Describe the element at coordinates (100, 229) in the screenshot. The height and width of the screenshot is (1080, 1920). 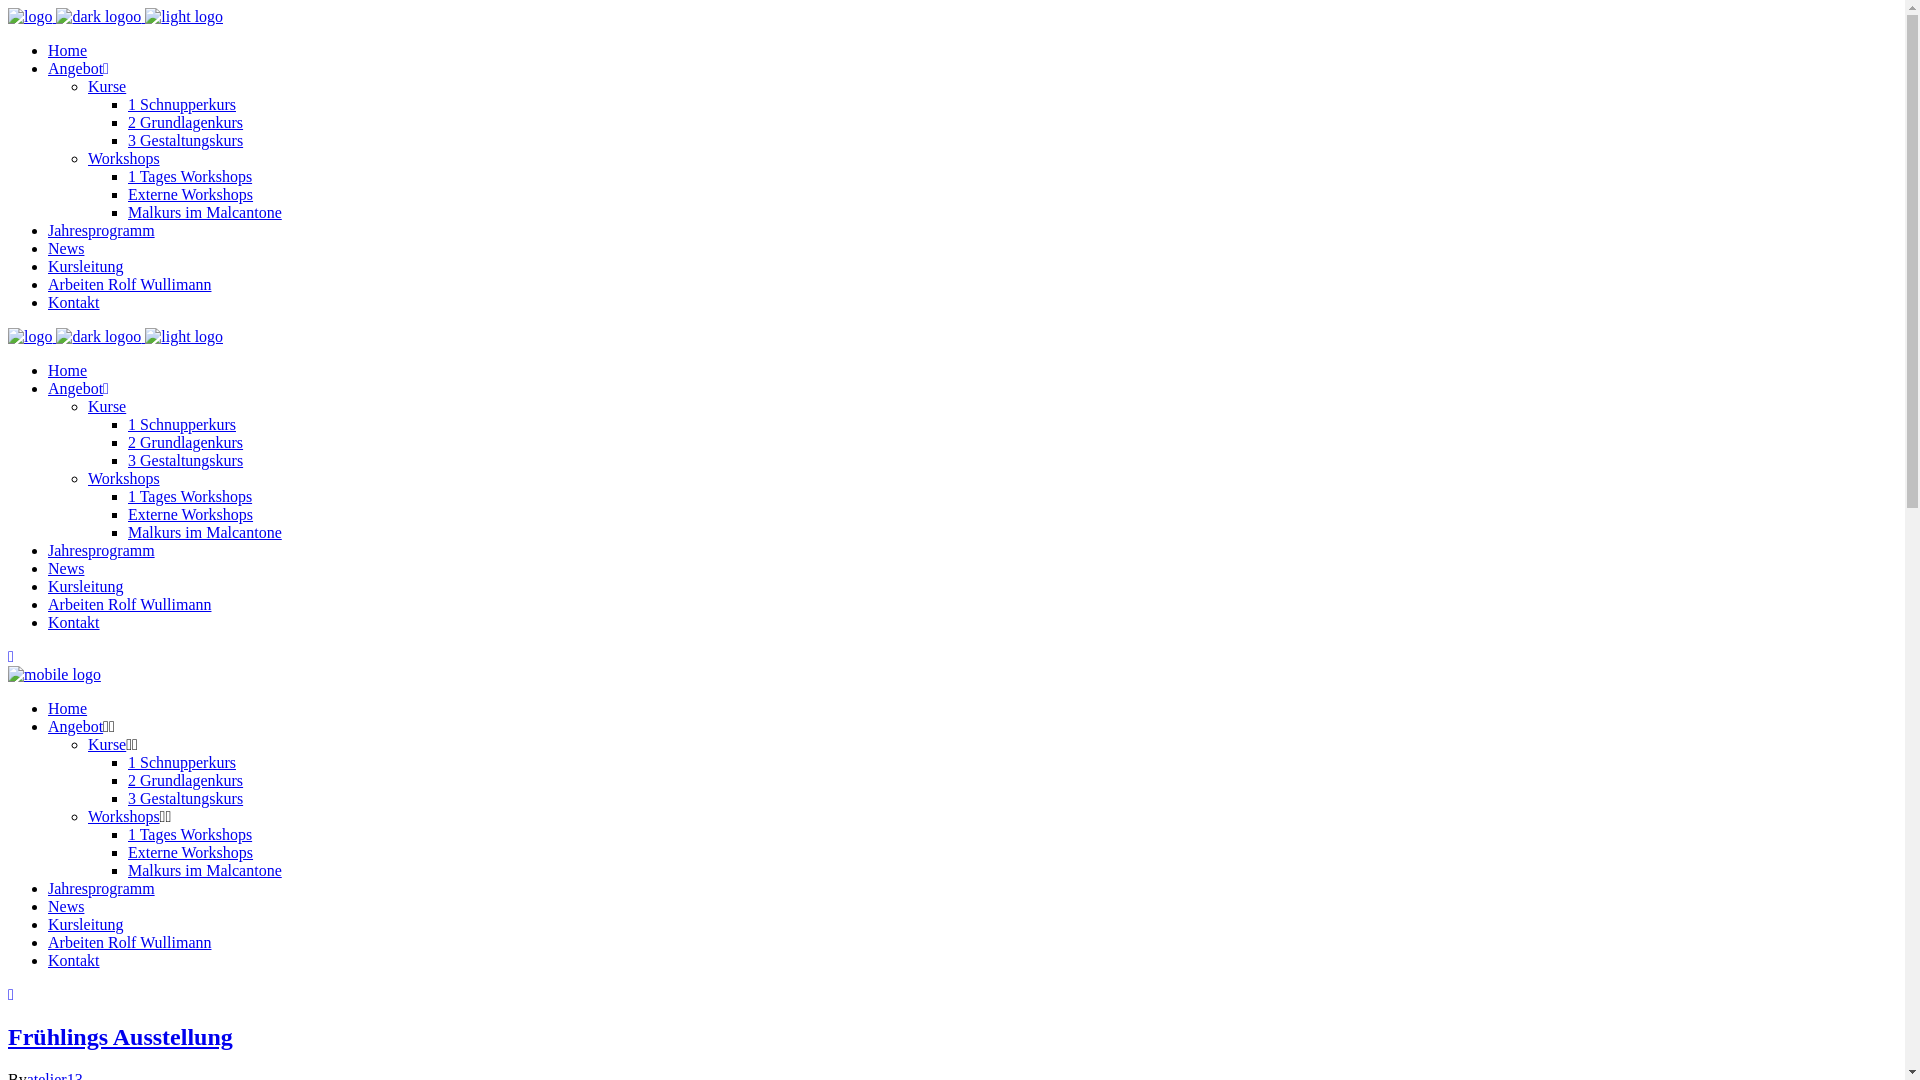
I see `'Jahresprogramm'` at that location.